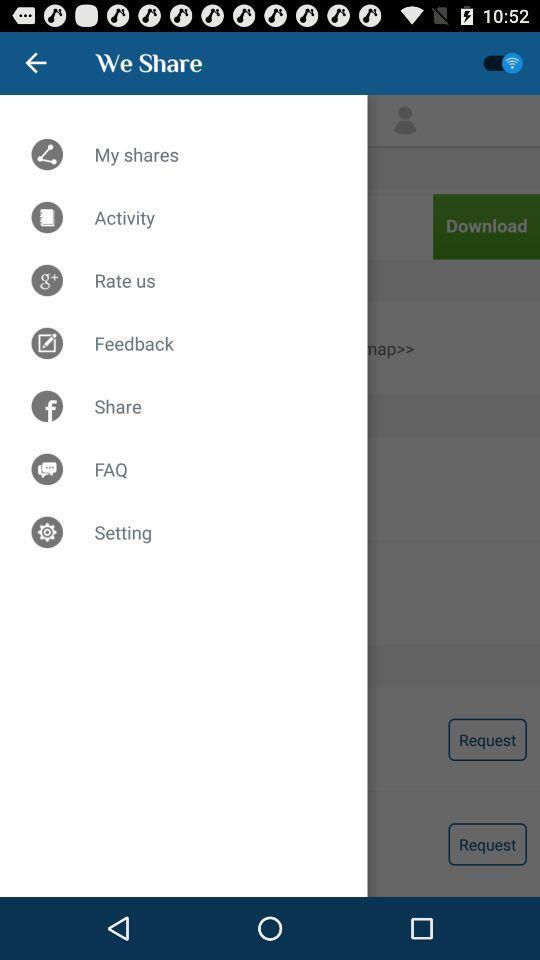  Describe the element at coordinates (147, 62) in the screenshot. I see `the share above my shares` at that location.